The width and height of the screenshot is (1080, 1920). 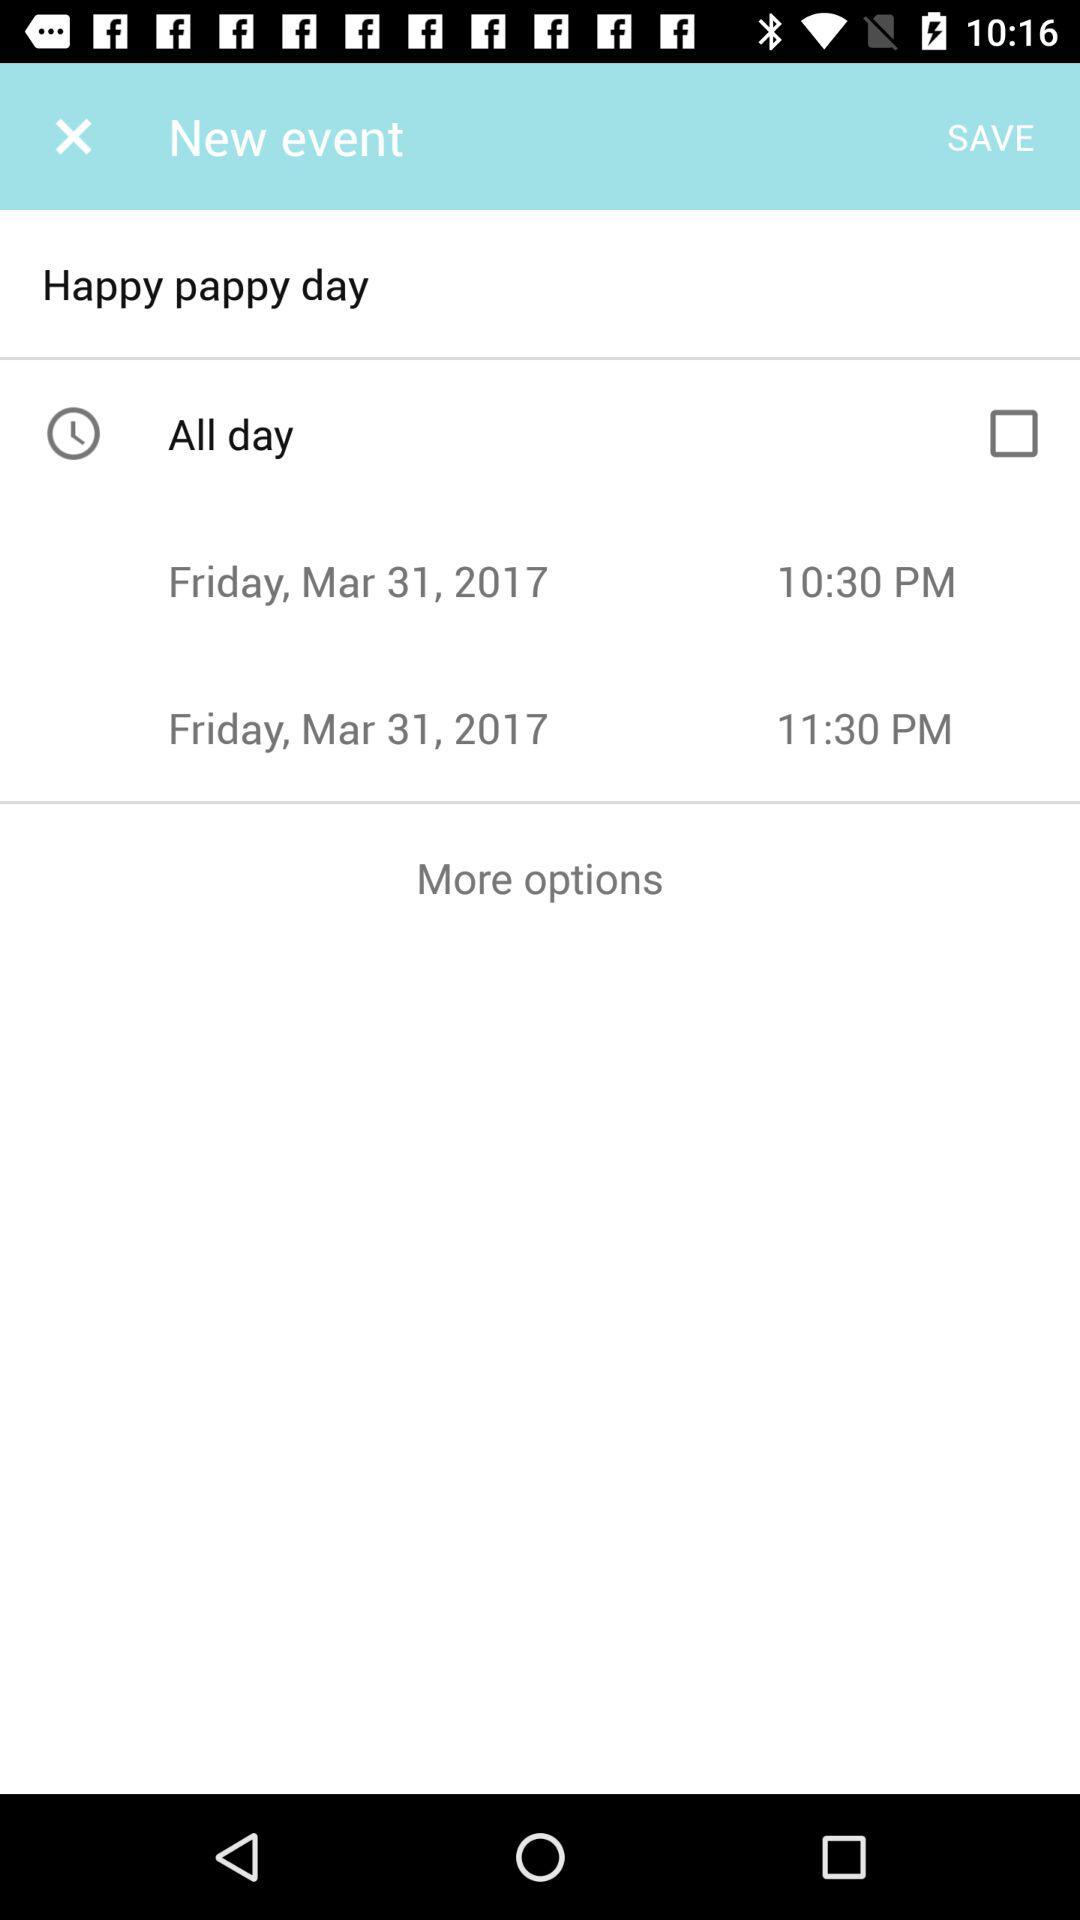 I want to click on the text left to 1130 pm, so click(x=471, y=726).